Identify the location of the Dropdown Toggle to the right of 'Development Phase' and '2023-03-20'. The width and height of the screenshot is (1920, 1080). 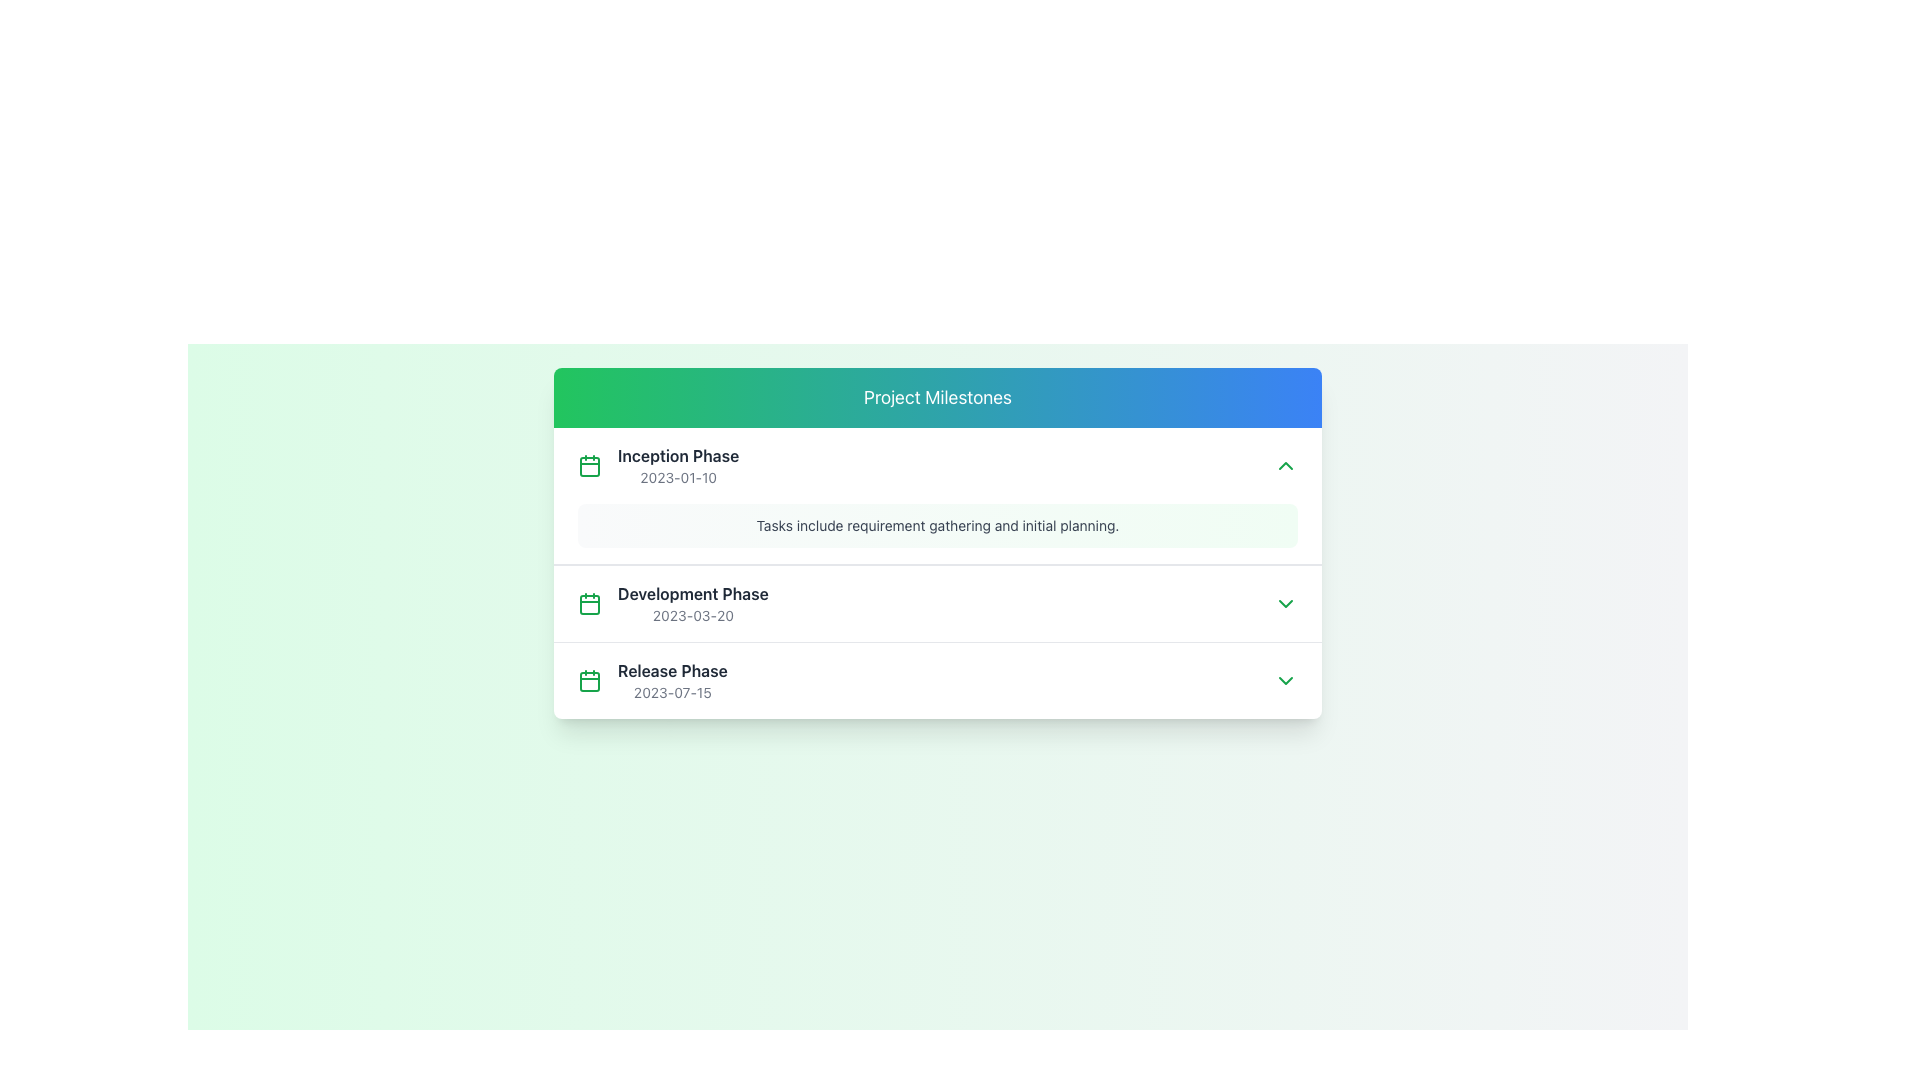
(1286, 603).